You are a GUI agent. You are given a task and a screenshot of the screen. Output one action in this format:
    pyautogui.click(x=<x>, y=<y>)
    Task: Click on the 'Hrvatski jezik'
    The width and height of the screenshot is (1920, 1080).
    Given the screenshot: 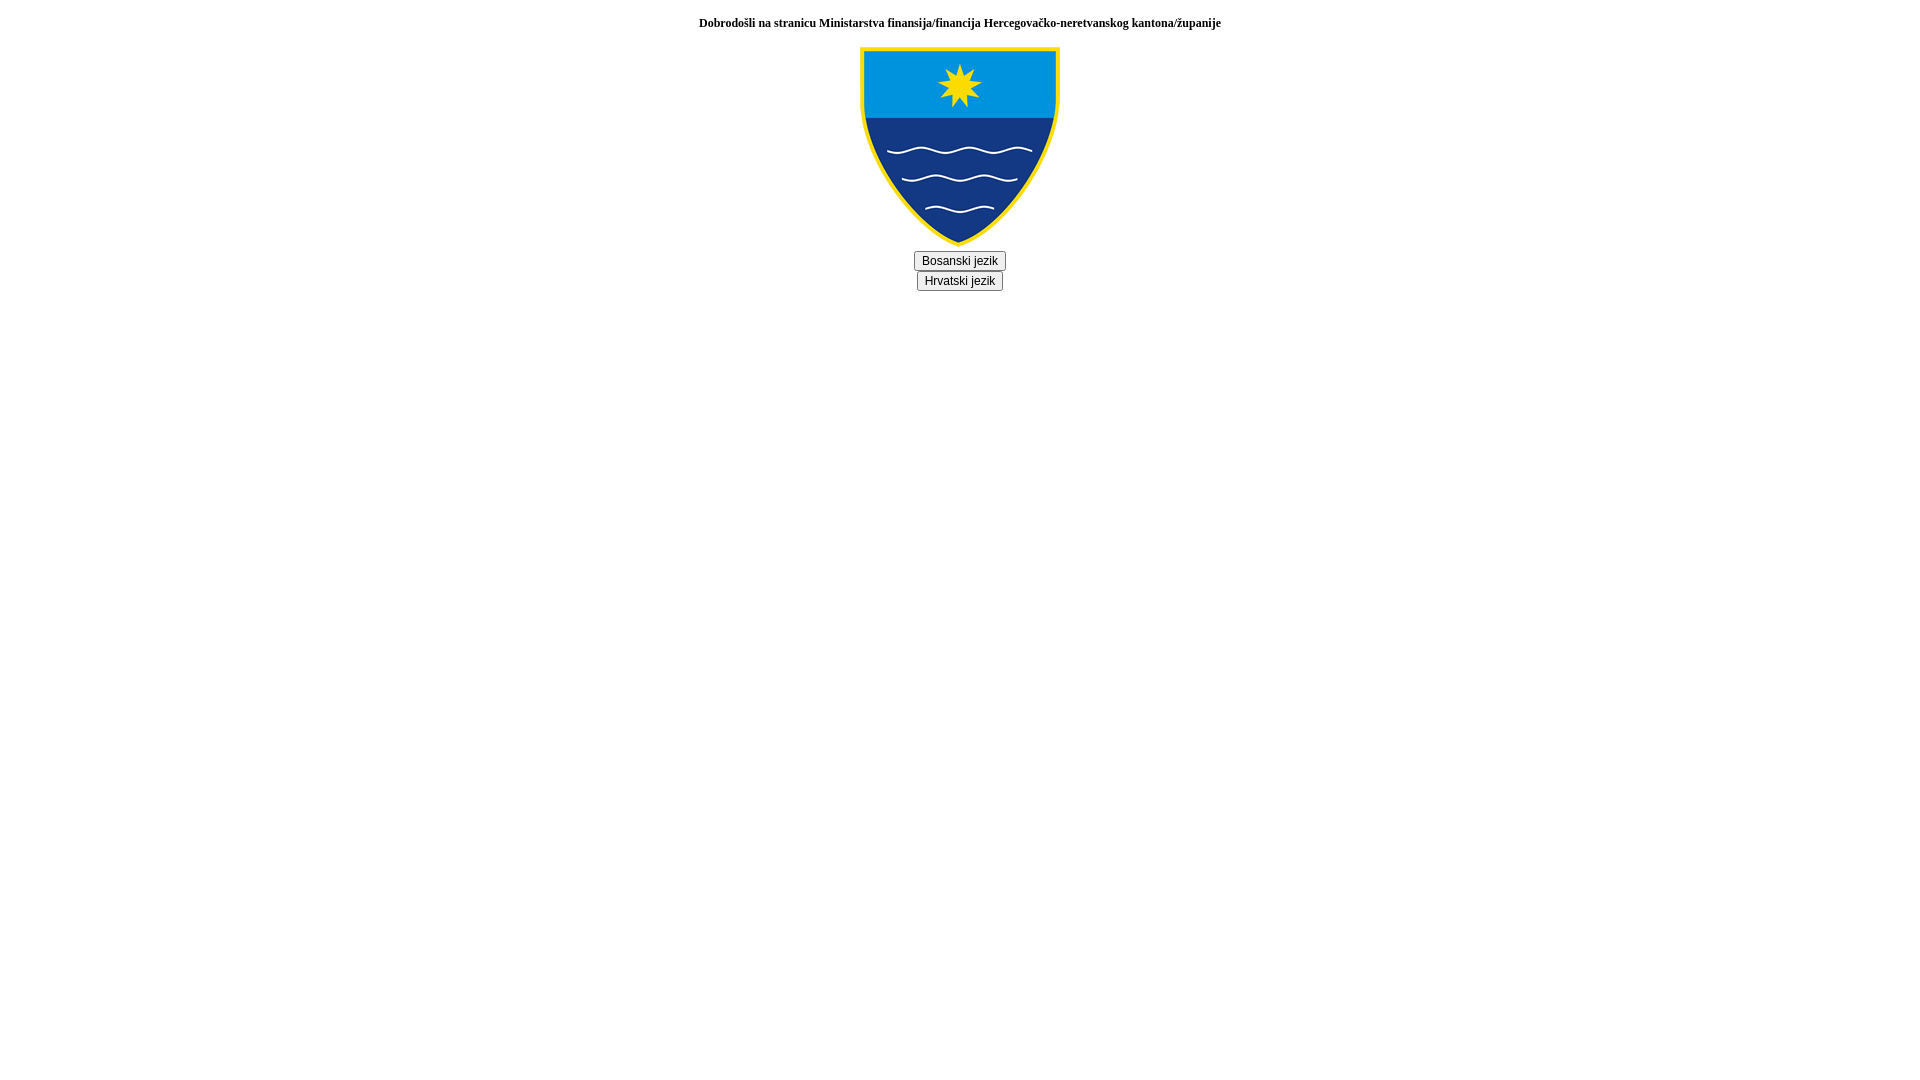 What is the action you would take?
    pyautogui.click(x=960, y=281)
    